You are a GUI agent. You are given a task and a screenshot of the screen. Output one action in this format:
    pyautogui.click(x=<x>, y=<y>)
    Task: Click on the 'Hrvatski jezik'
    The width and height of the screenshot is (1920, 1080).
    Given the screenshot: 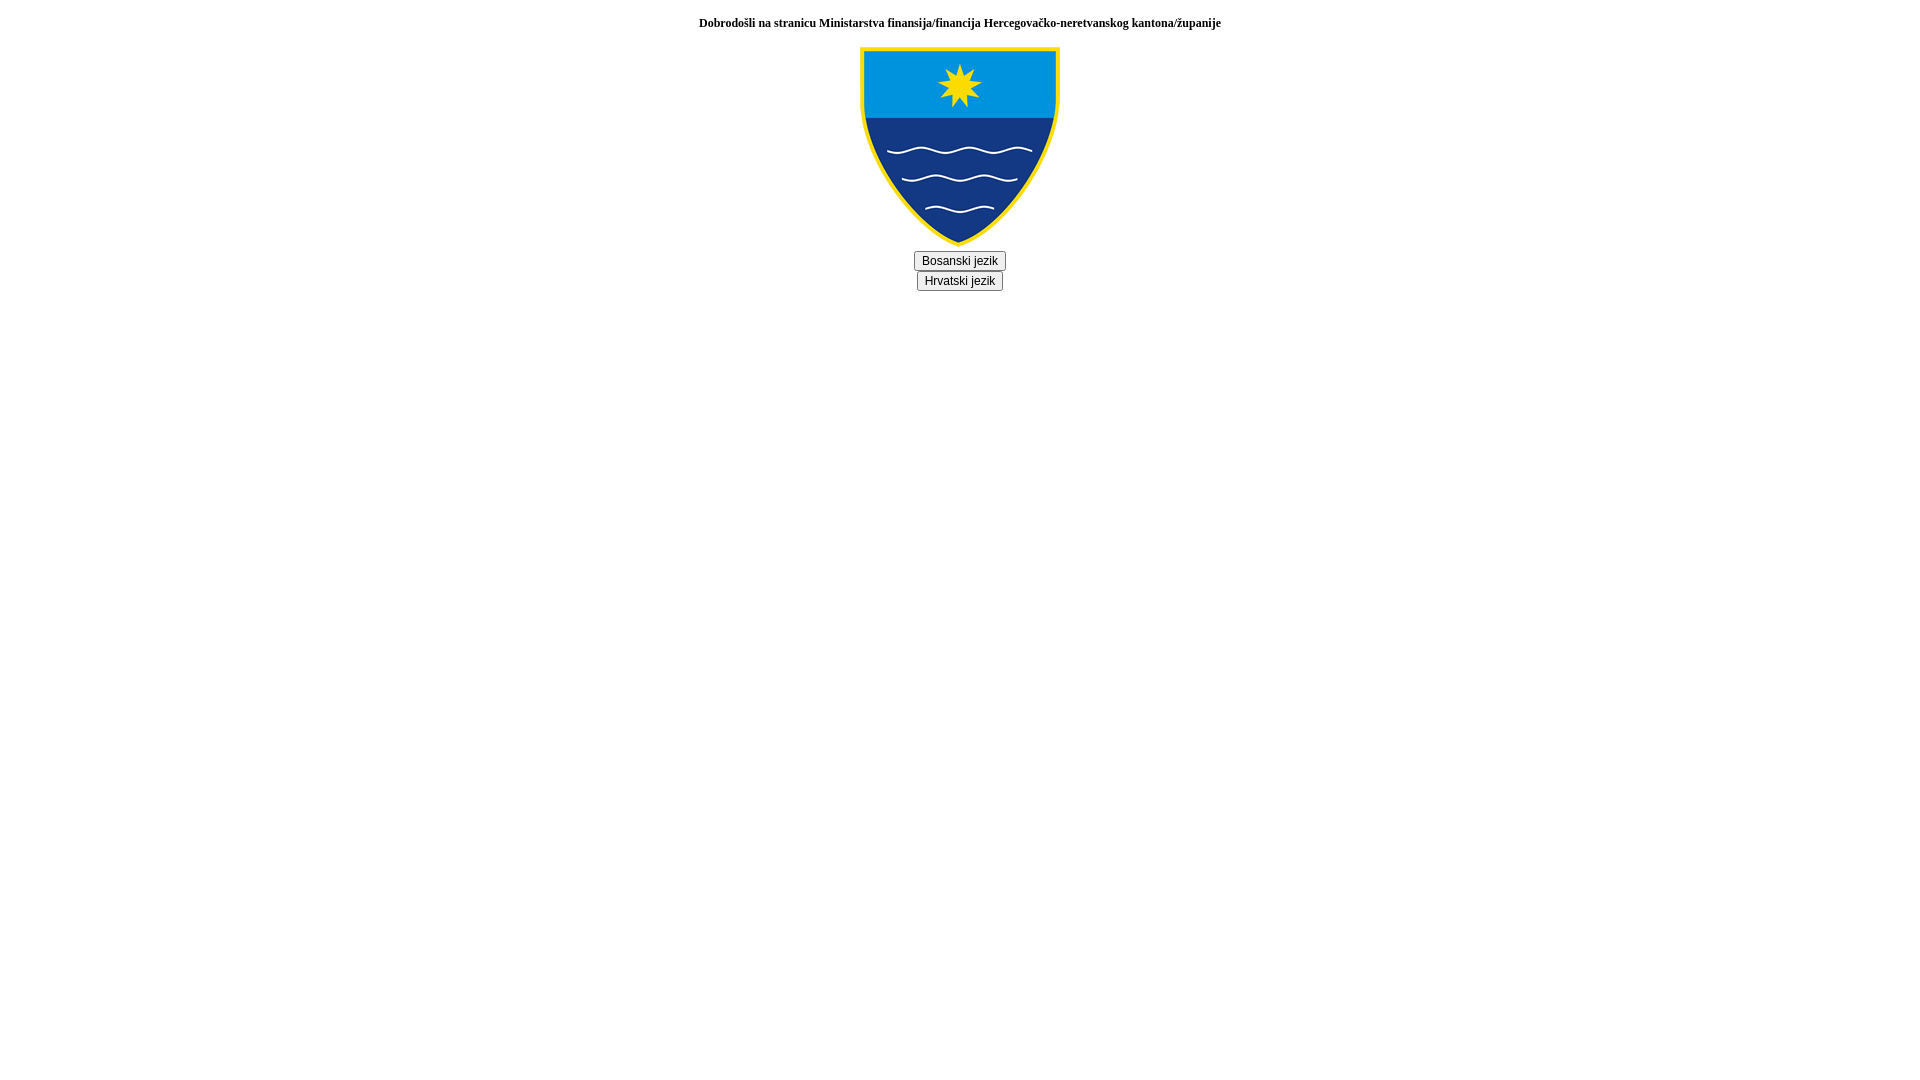 What is the action you would take?
    pyautogui.click(x=960, y=281)
    